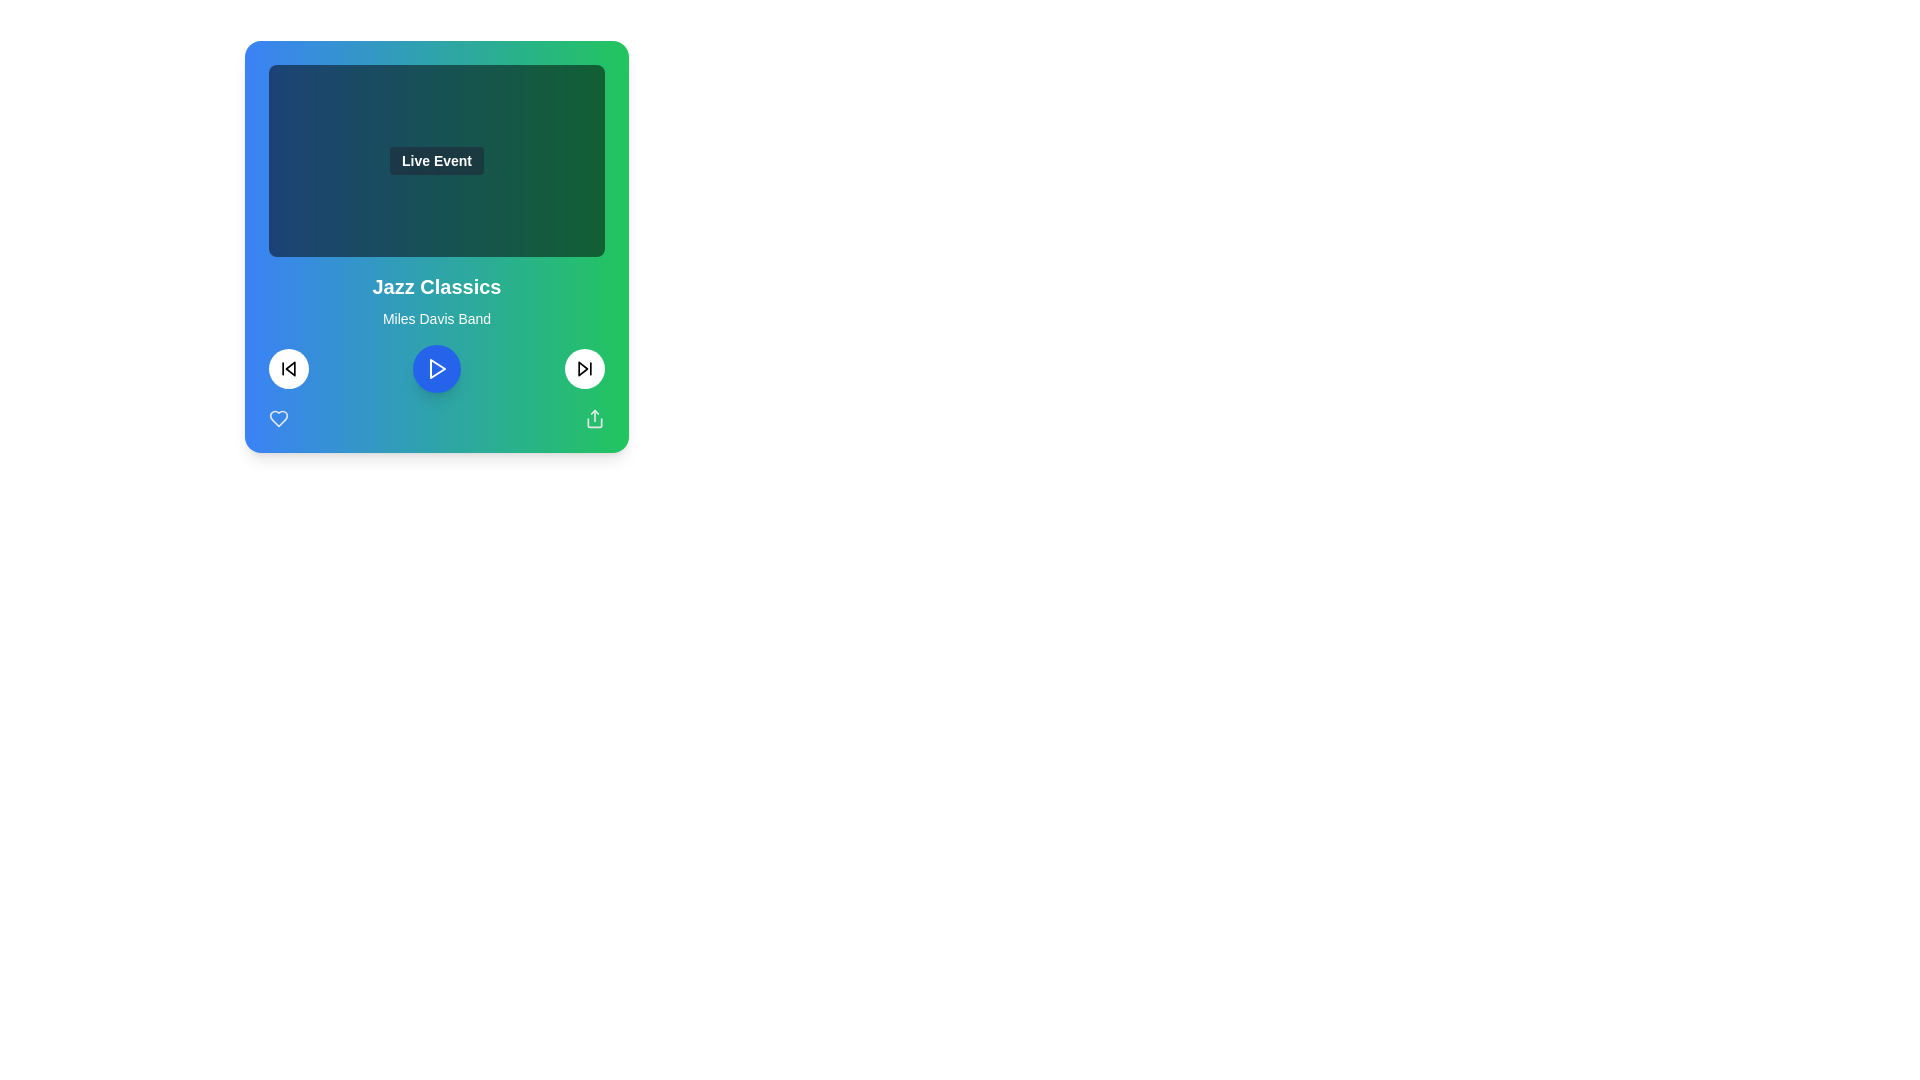  Describe the element at coordinates (435, 160) in the screenshot. I see `the 'Live Event' label, which is a small label with a dark semi-transparent background and rounded corners, prominently positioned at the top of the card interface` at that location.